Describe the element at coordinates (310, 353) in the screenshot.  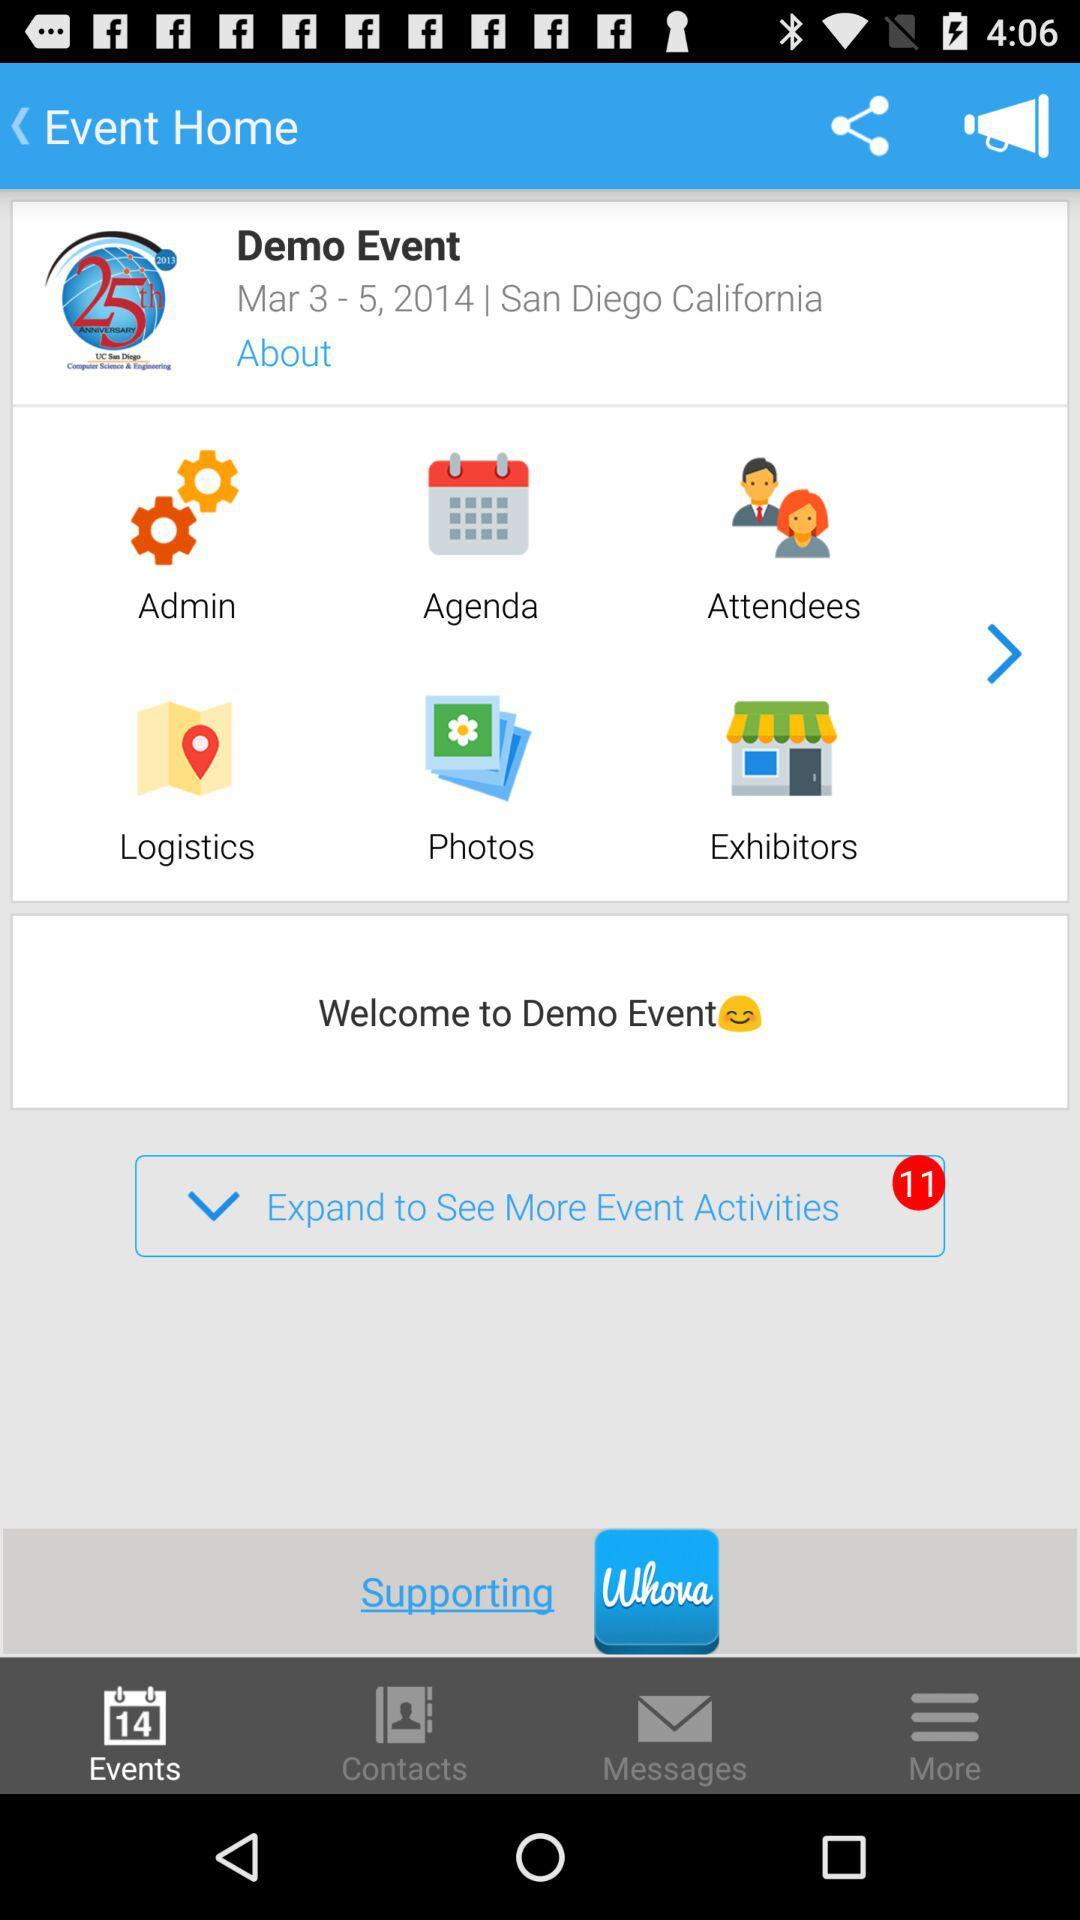
I see `about item` at that location.